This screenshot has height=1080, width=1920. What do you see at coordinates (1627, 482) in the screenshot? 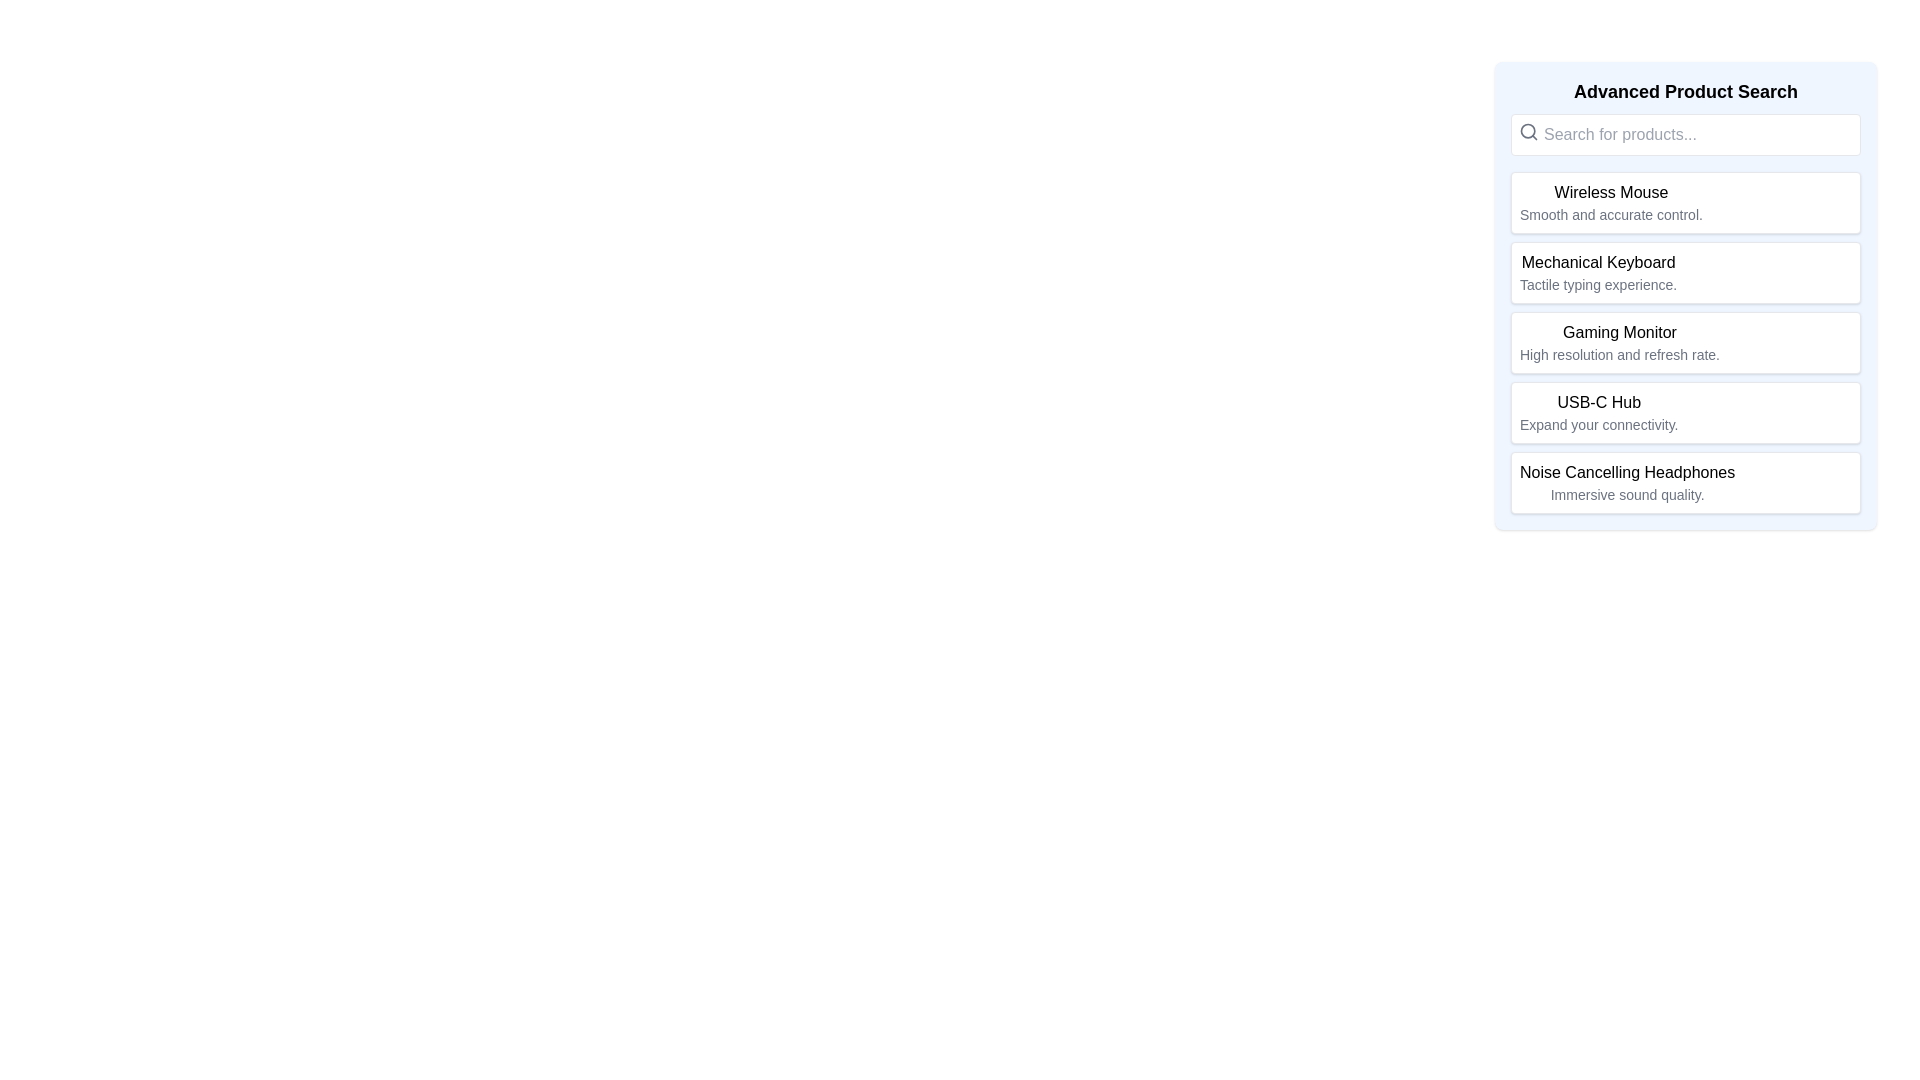
I see `the list item entry titled 'Noise Cancelling Headphones' in the sidebar section 'Advanced Product Search'` at bounding box center [1627, 482].